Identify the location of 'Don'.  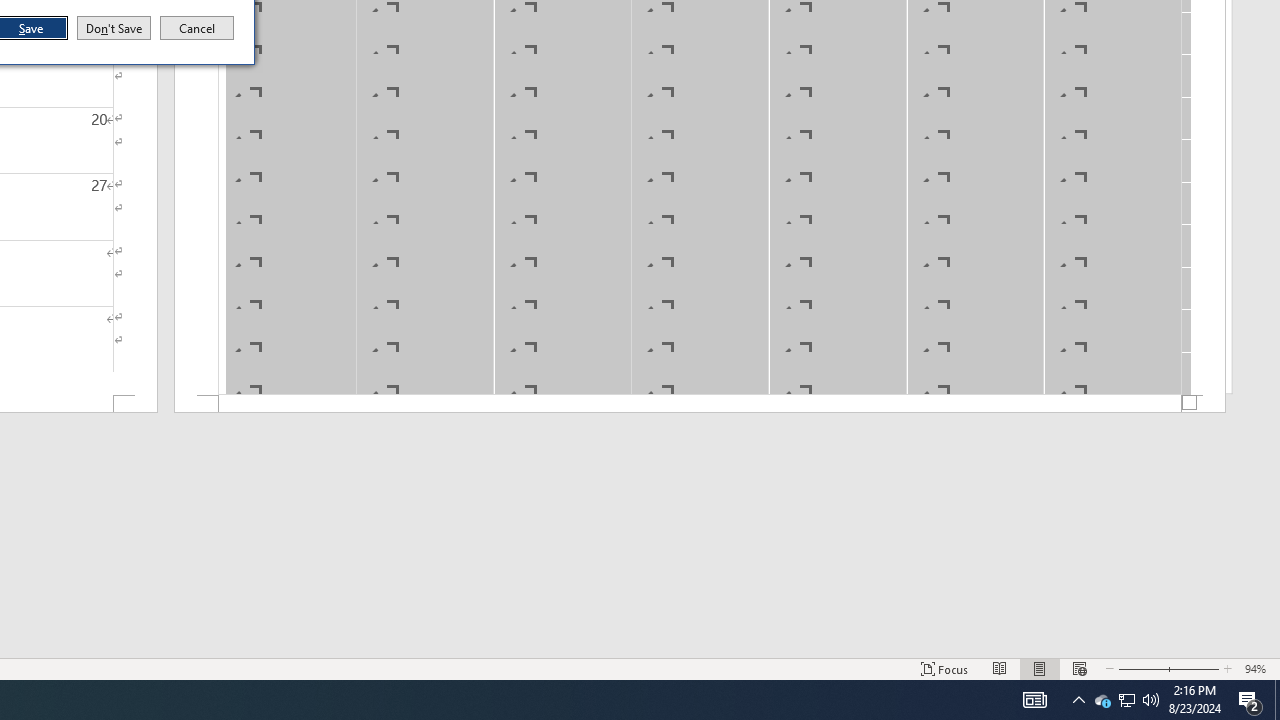
(112, 28).